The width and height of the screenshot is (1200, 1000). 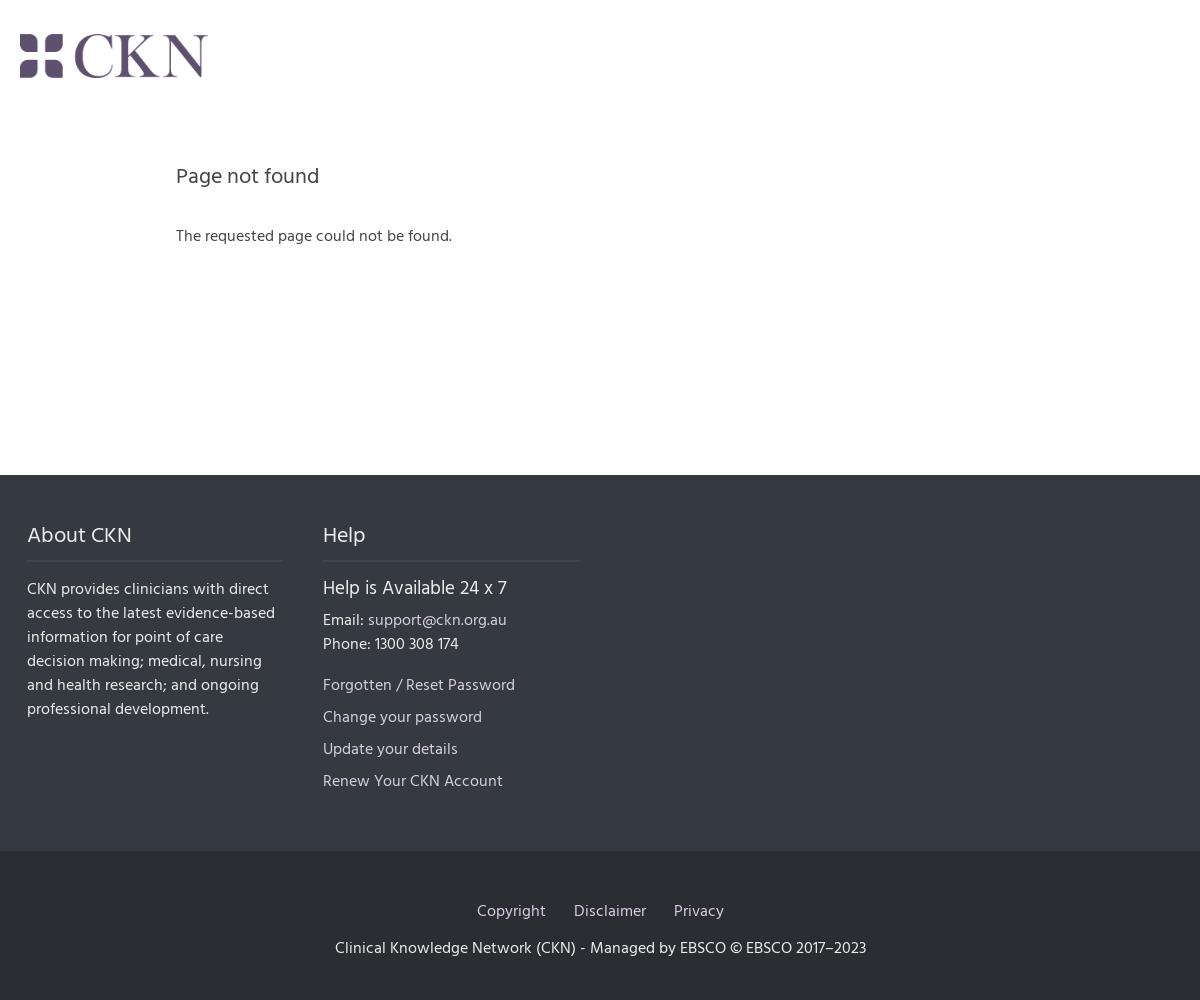 I want to click on 'Update your details', so click(x=390, y=748).